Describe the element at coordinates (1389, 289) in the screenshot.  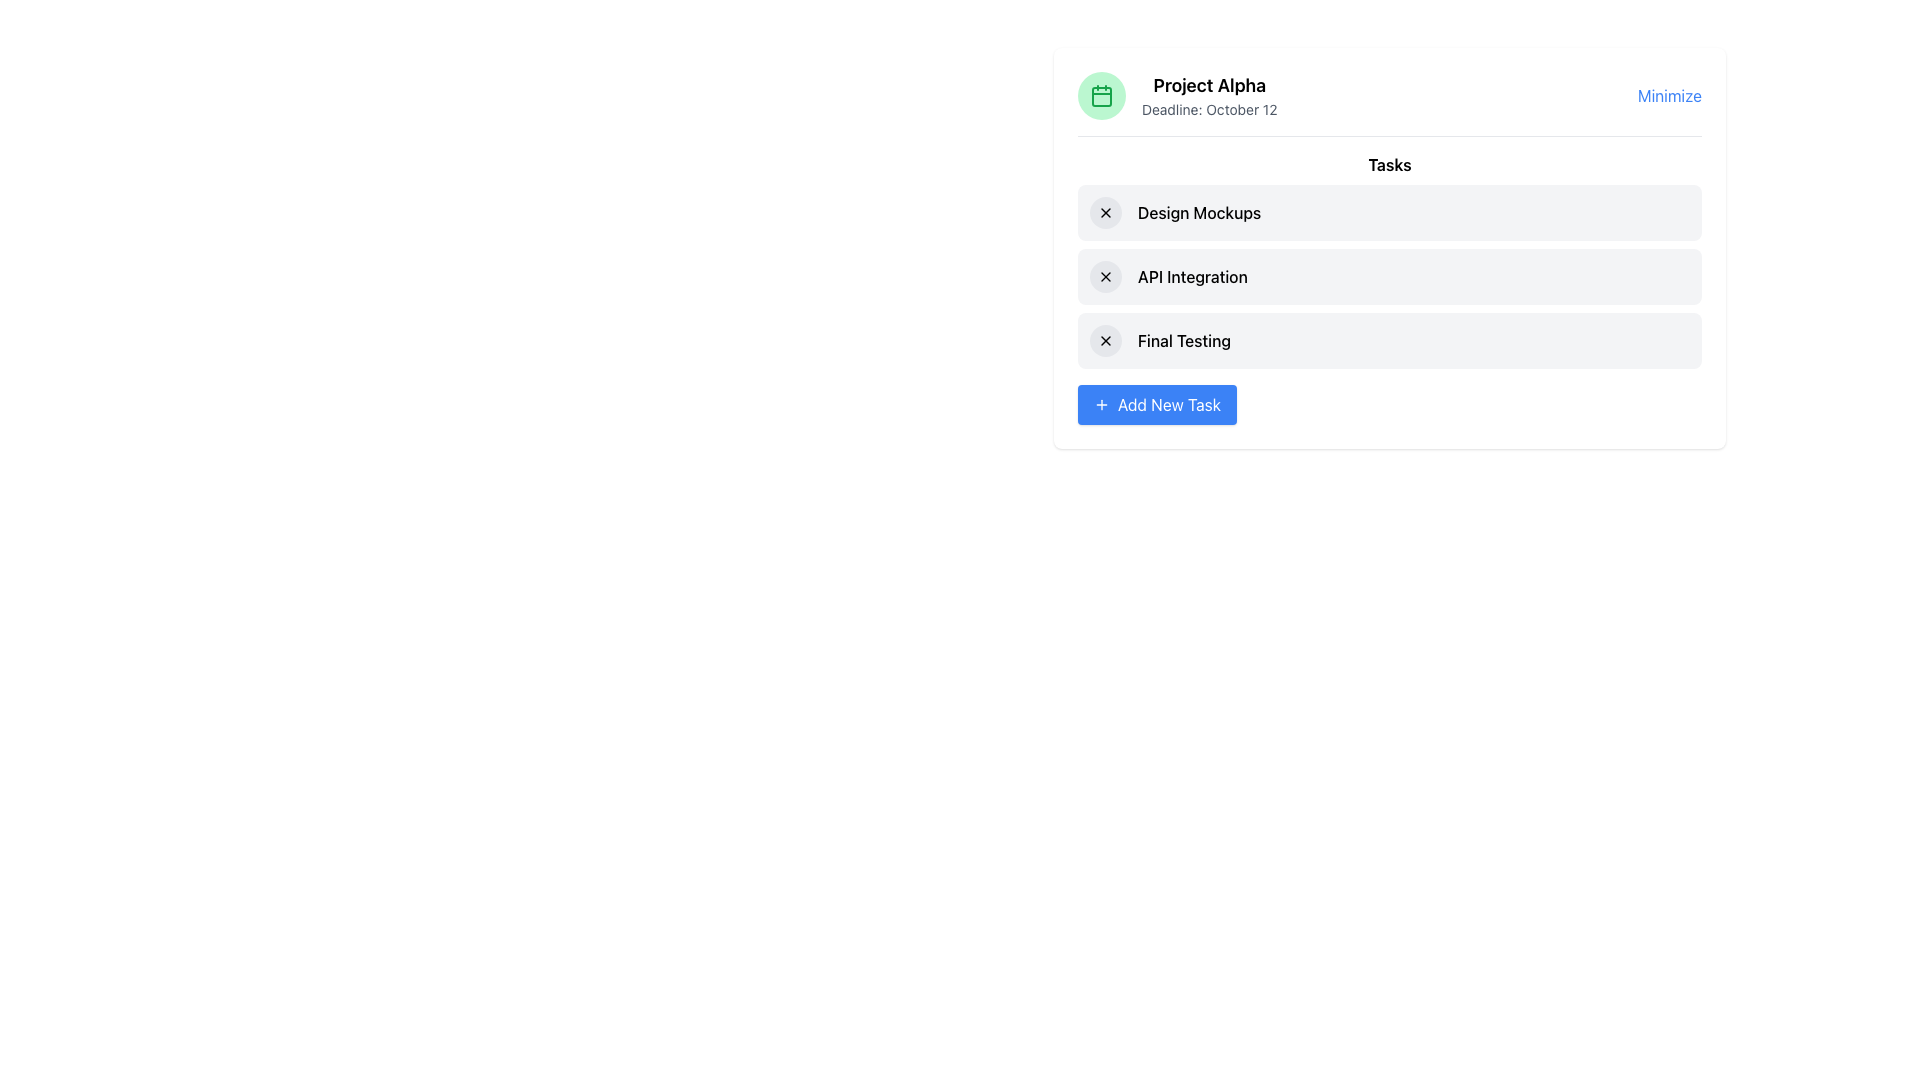
I see `the Task List in the 'Tasks' section of the 'Project Alpha' card` at that location.